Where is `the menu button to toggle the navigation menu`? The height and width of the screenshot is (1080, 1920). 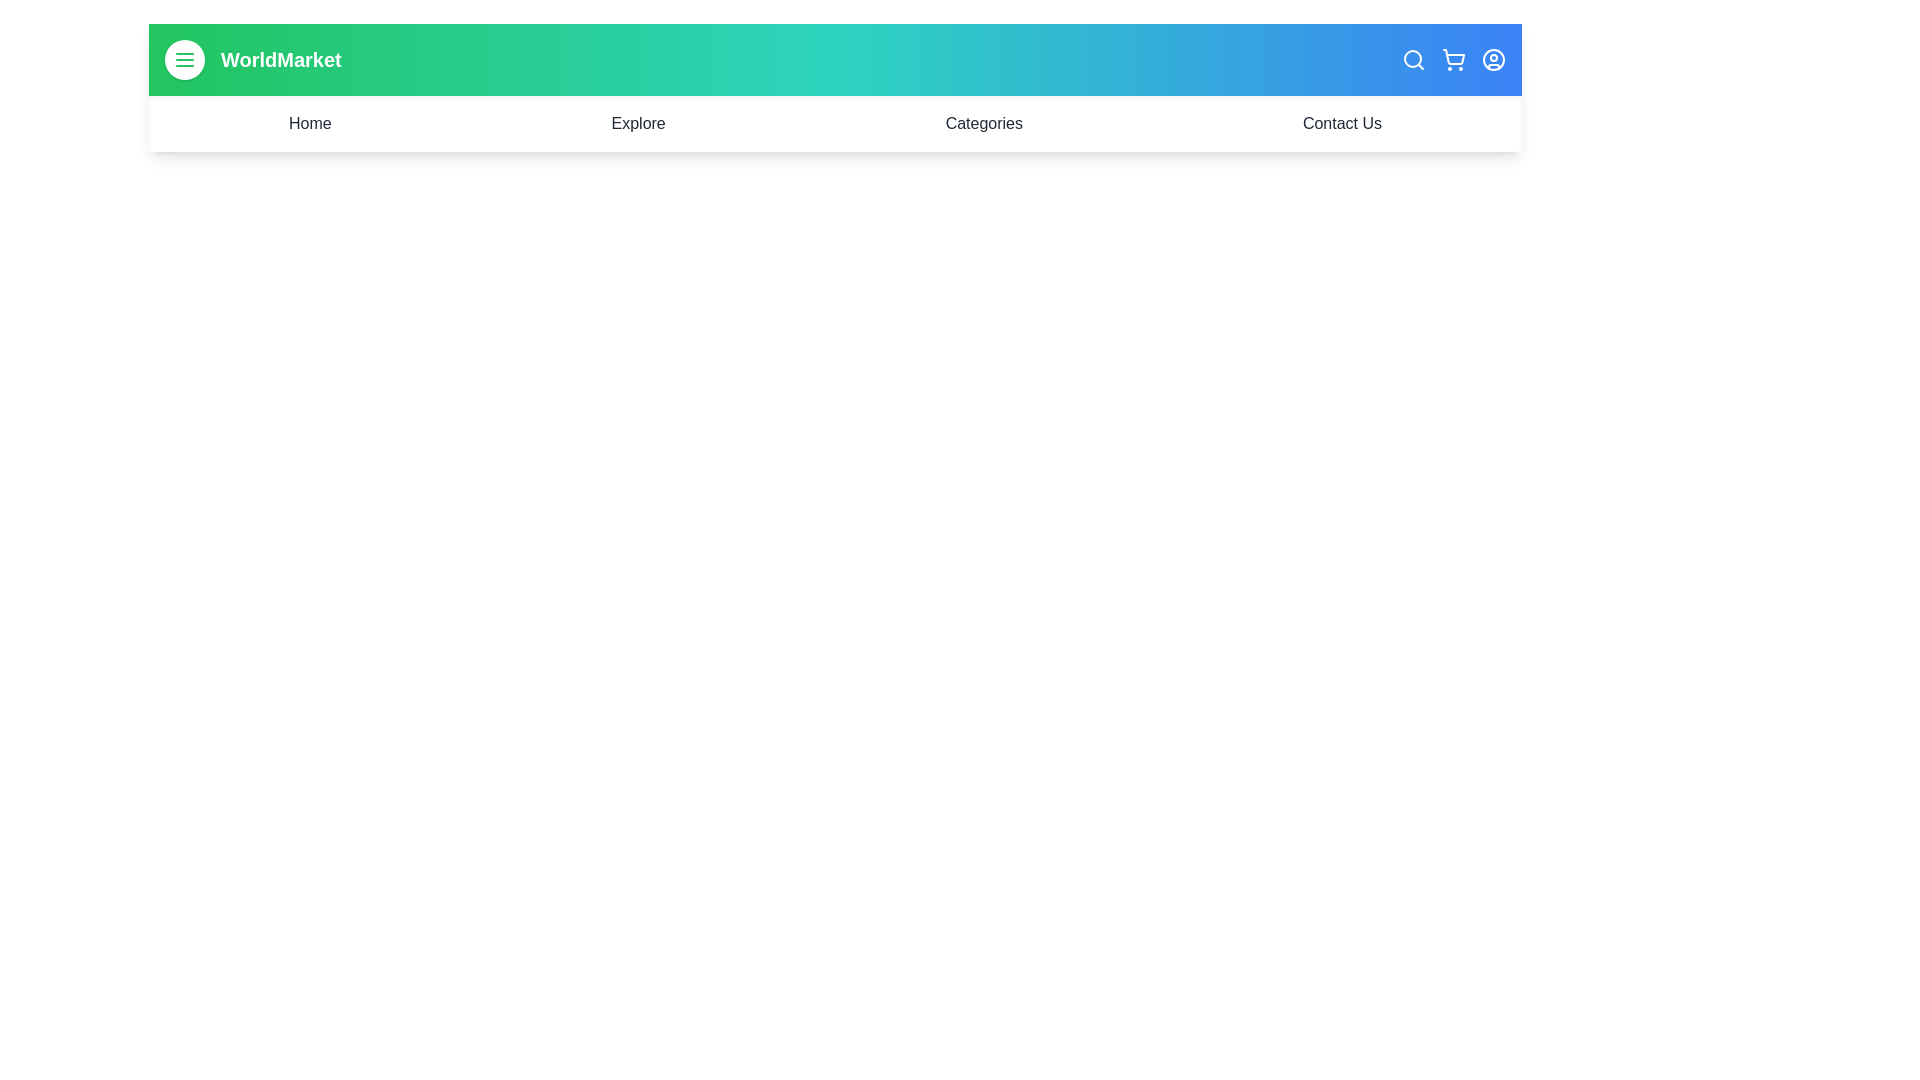
the menu button to toggle the navigation menu is located at coordinates (185, 59).